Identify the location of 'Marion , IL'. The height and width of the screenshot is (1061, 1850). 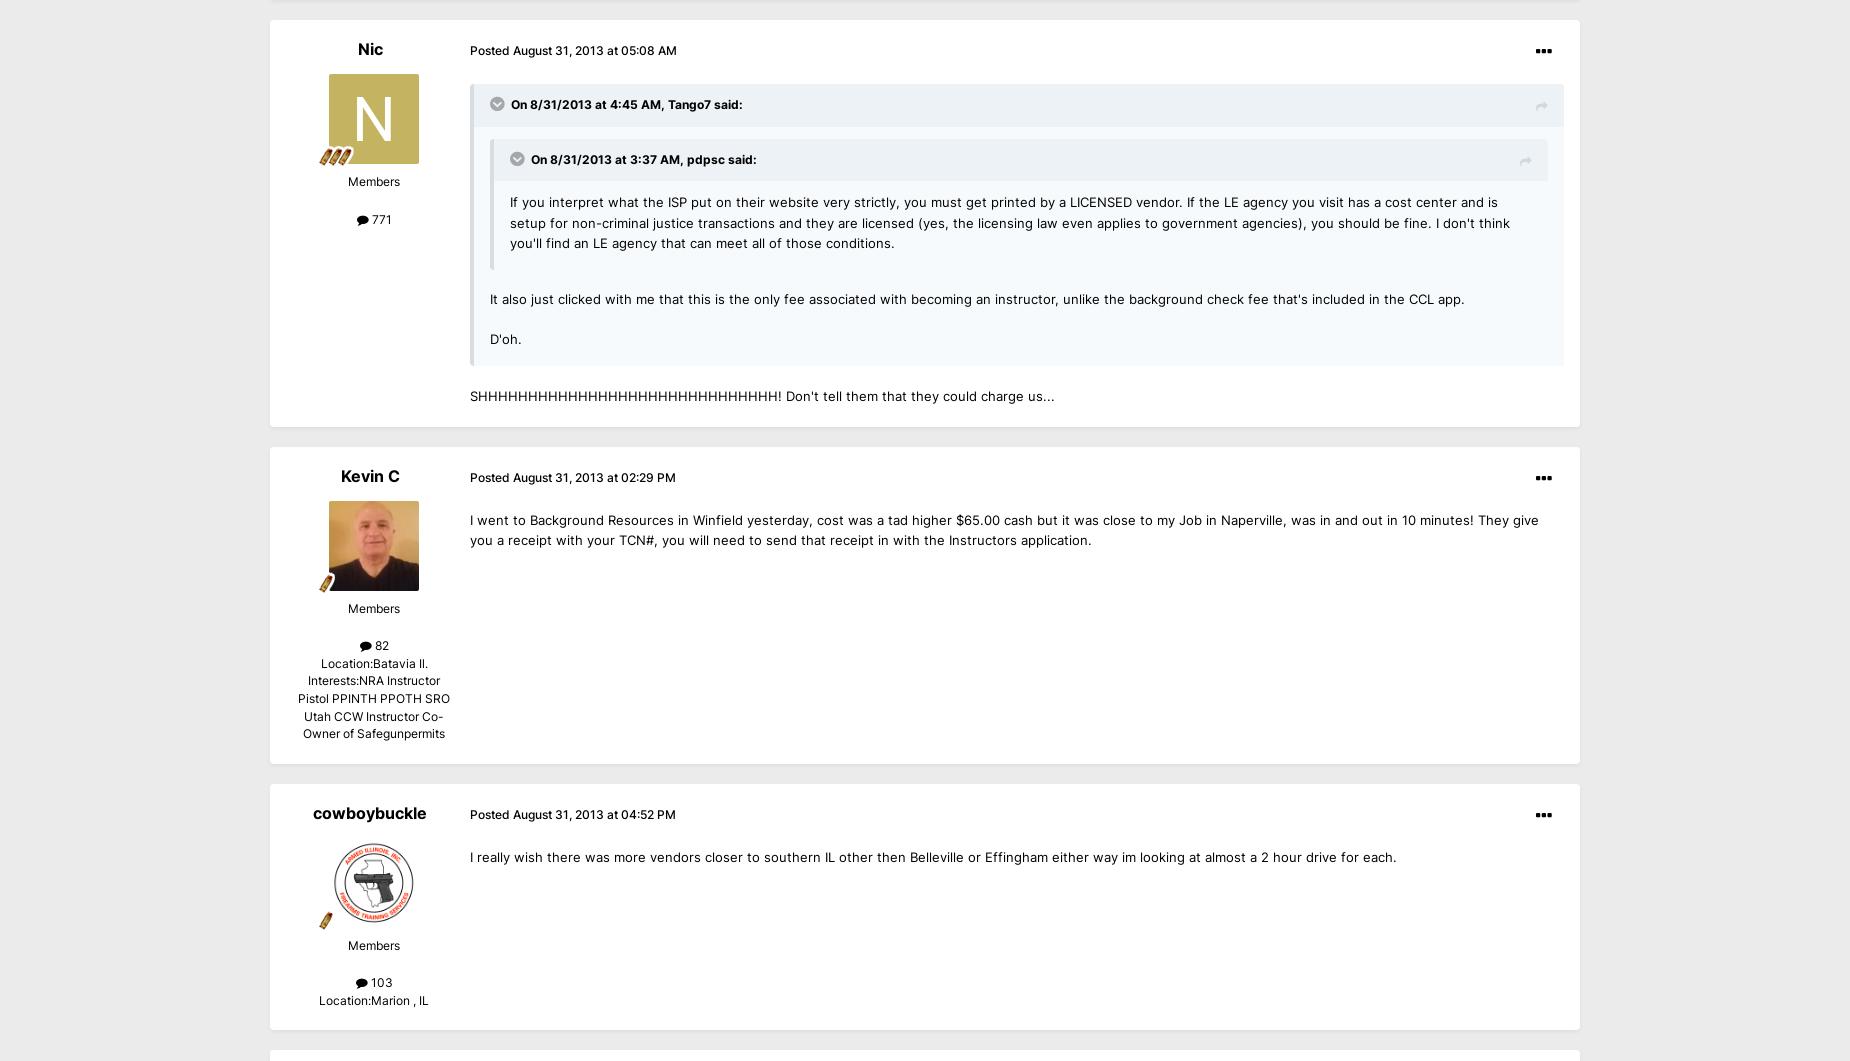
(398, 998).